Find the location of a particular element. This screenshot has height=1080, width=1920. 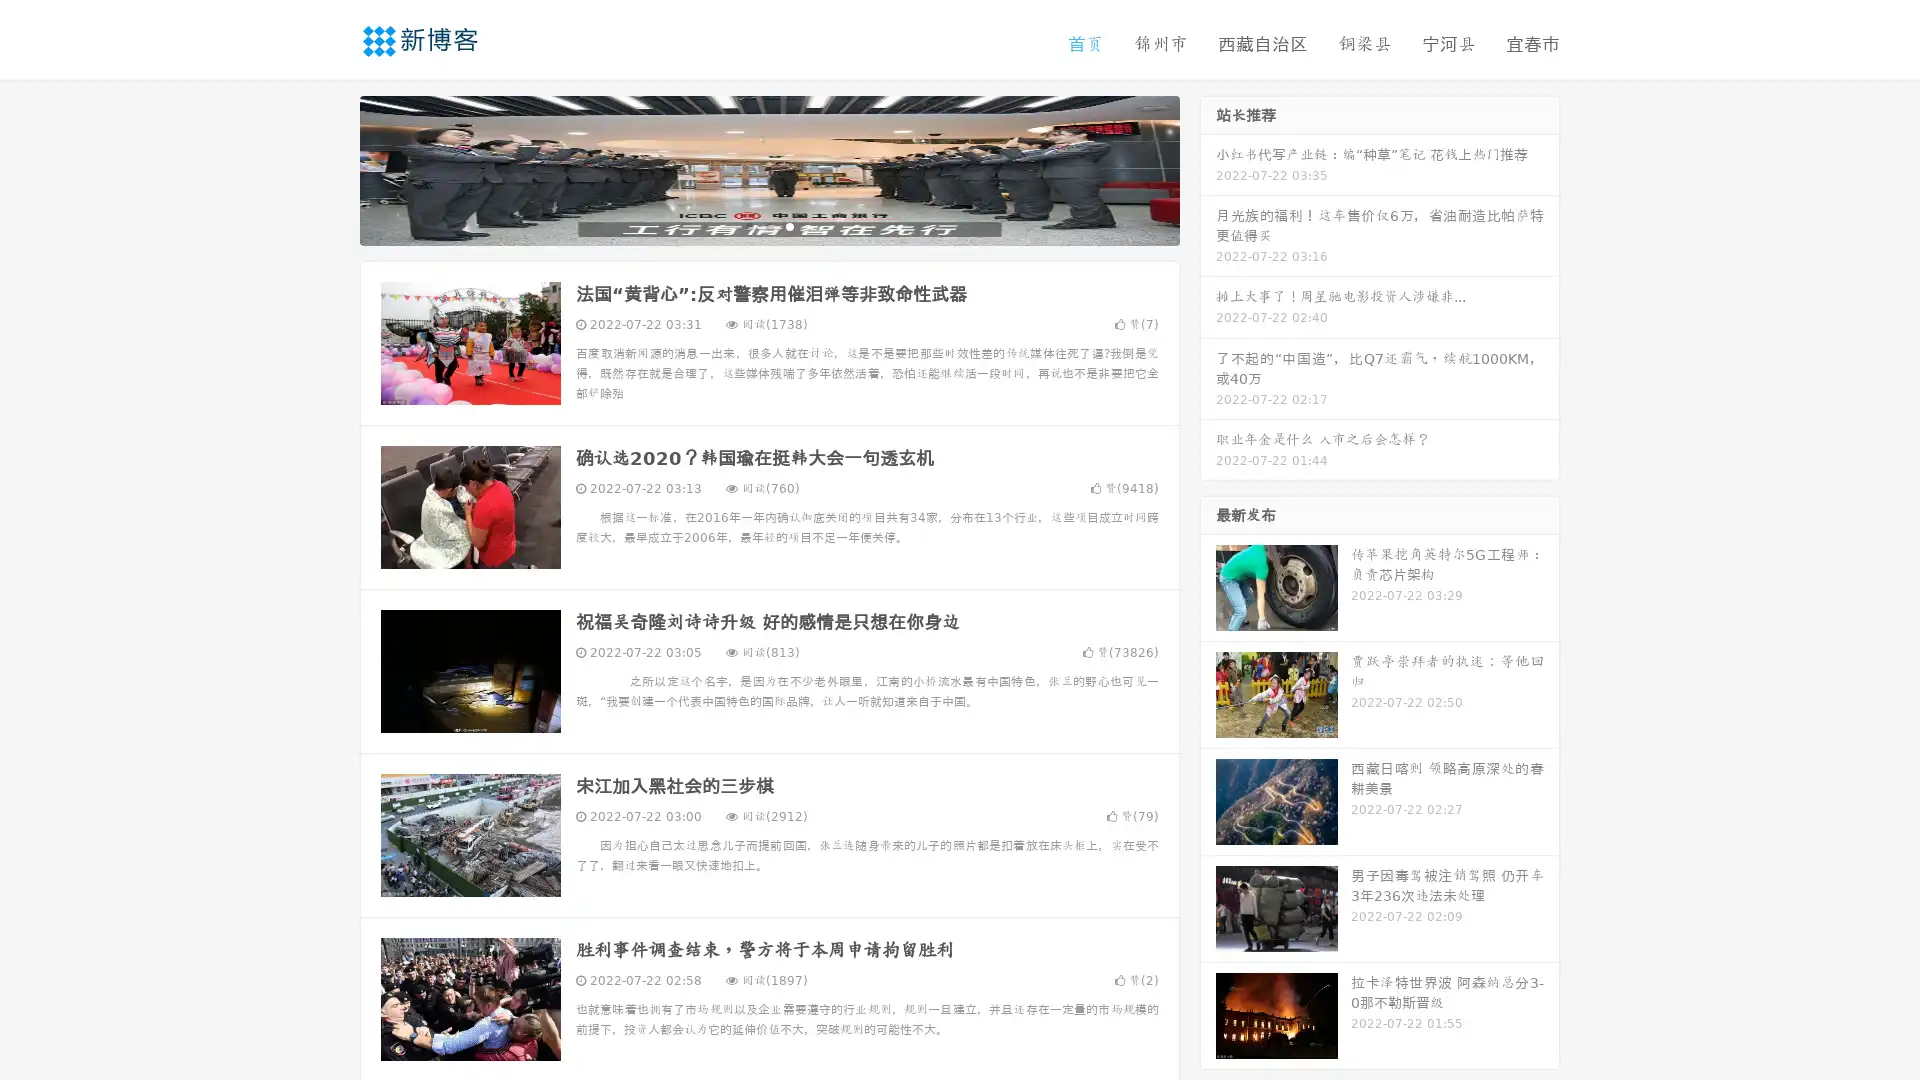

Previous slide is located at coordinates (330, 168).